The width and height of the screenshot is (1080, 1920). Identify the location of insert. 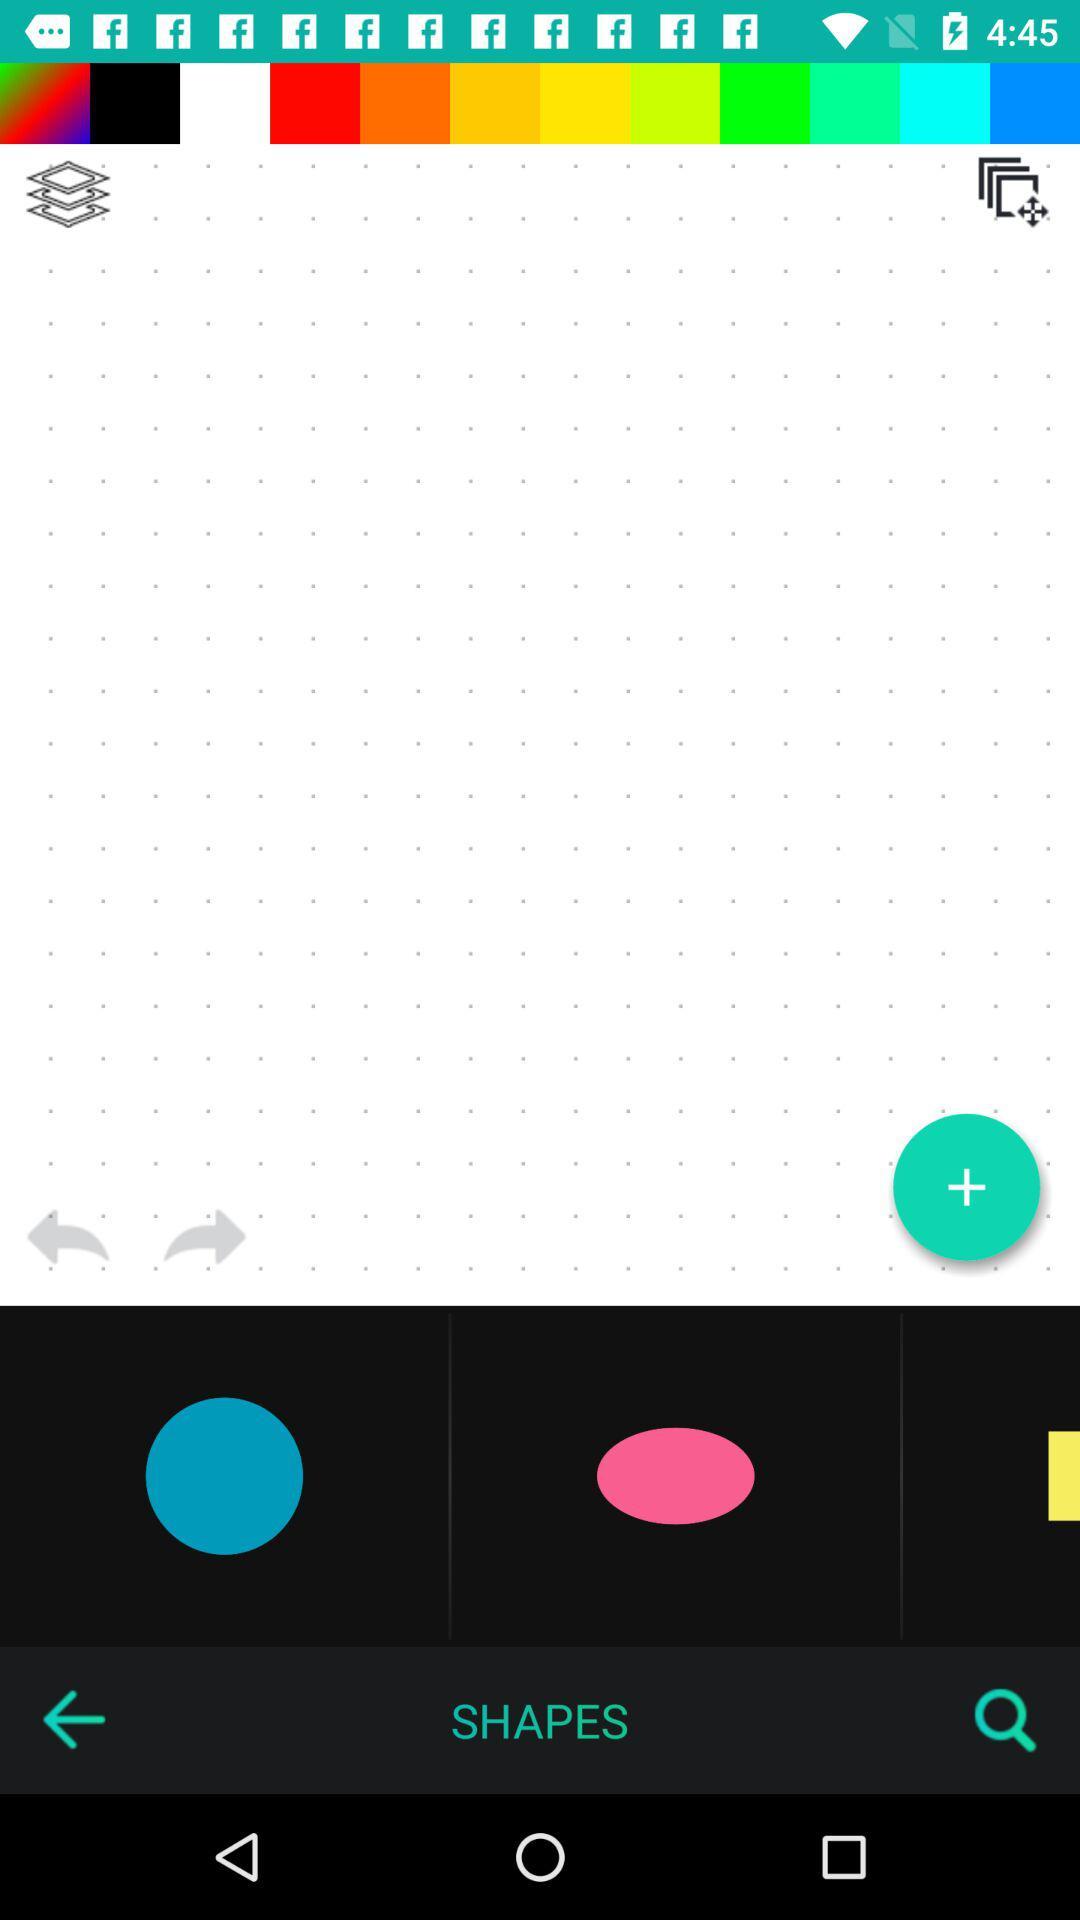
(965, 1187).